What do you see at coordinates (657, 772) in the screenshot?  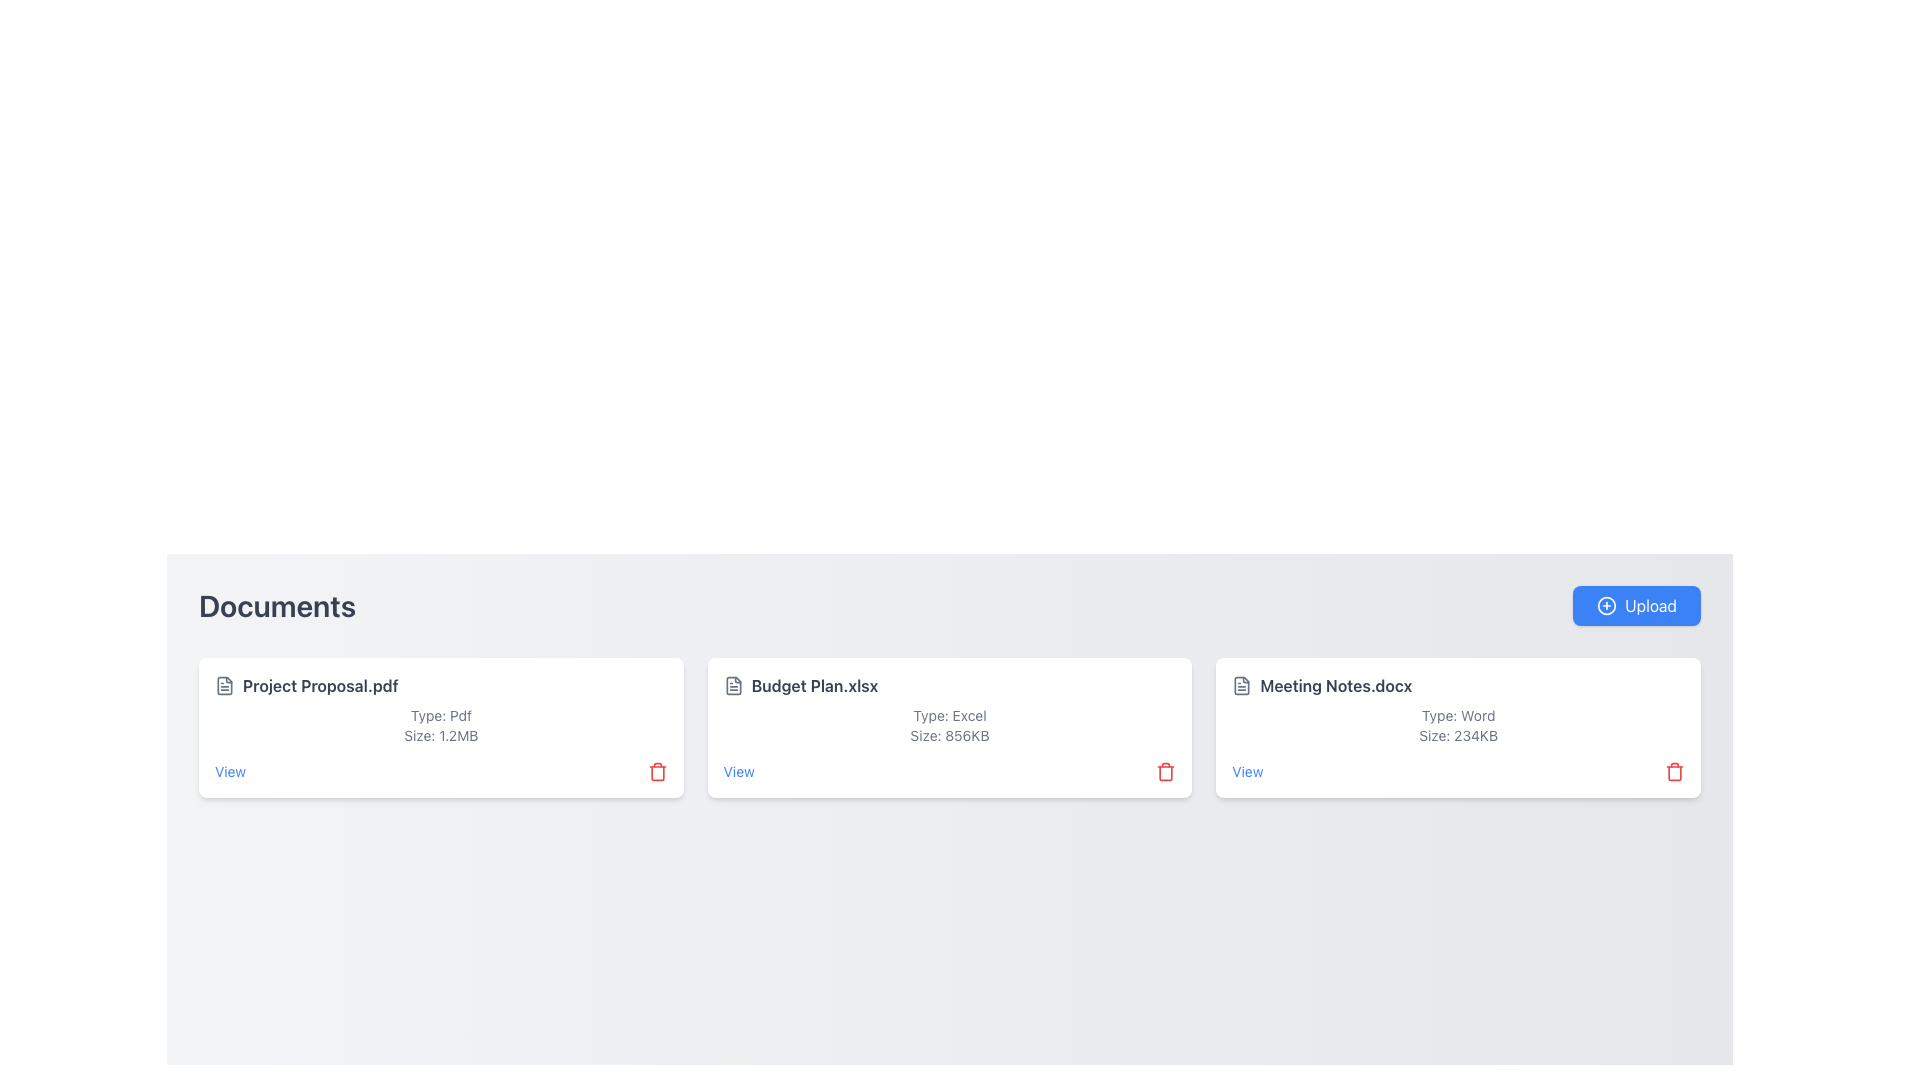 I see `the main body of the trash can icon, which is a rectangular shape with rounded corners, located at the bottom right corner of the 'Project Proposal.pdf' document card` at bounding box center [657, 772].